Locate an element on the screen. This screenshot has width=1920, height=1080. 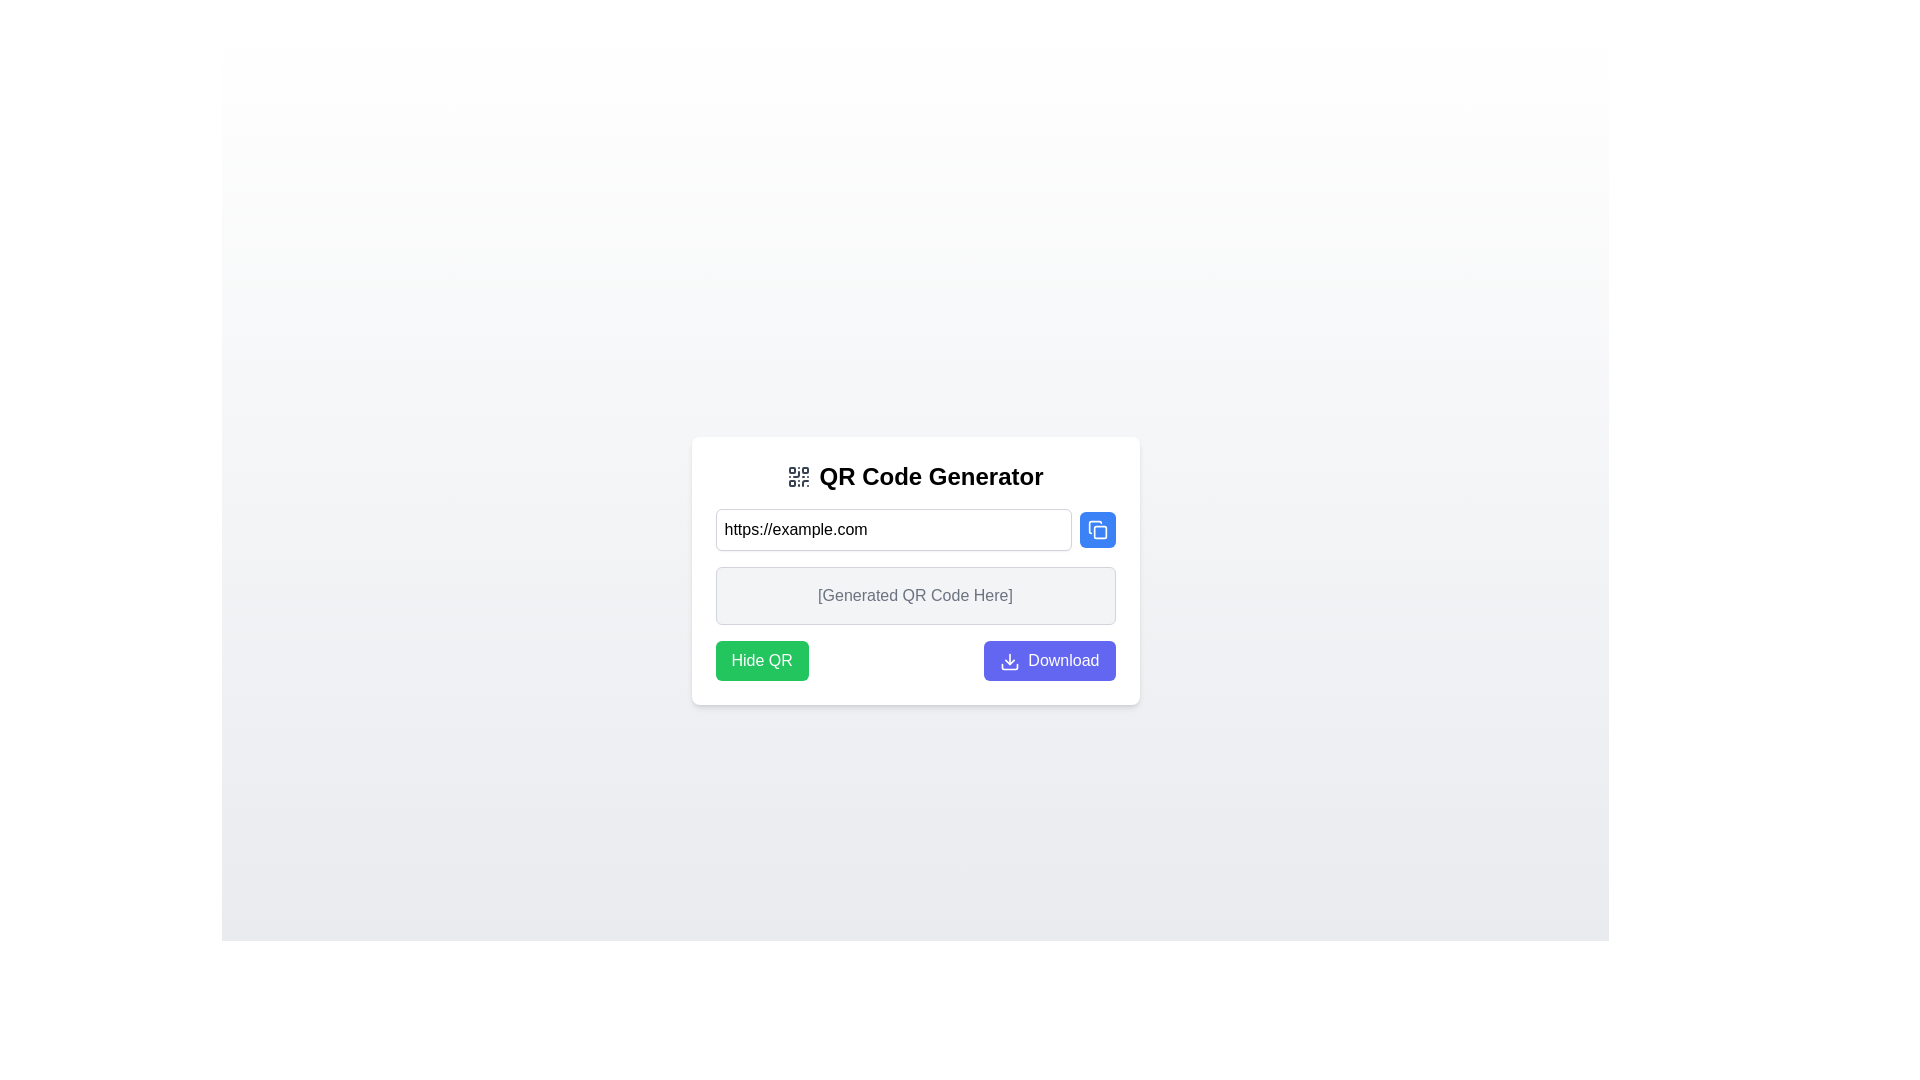
the decorative vector graphic component of the clipboard icon located in the top-right corner of the icon, which is situated to the right of the URL input field labeled 'https://example.com' is located at coordinates (1098, 531).